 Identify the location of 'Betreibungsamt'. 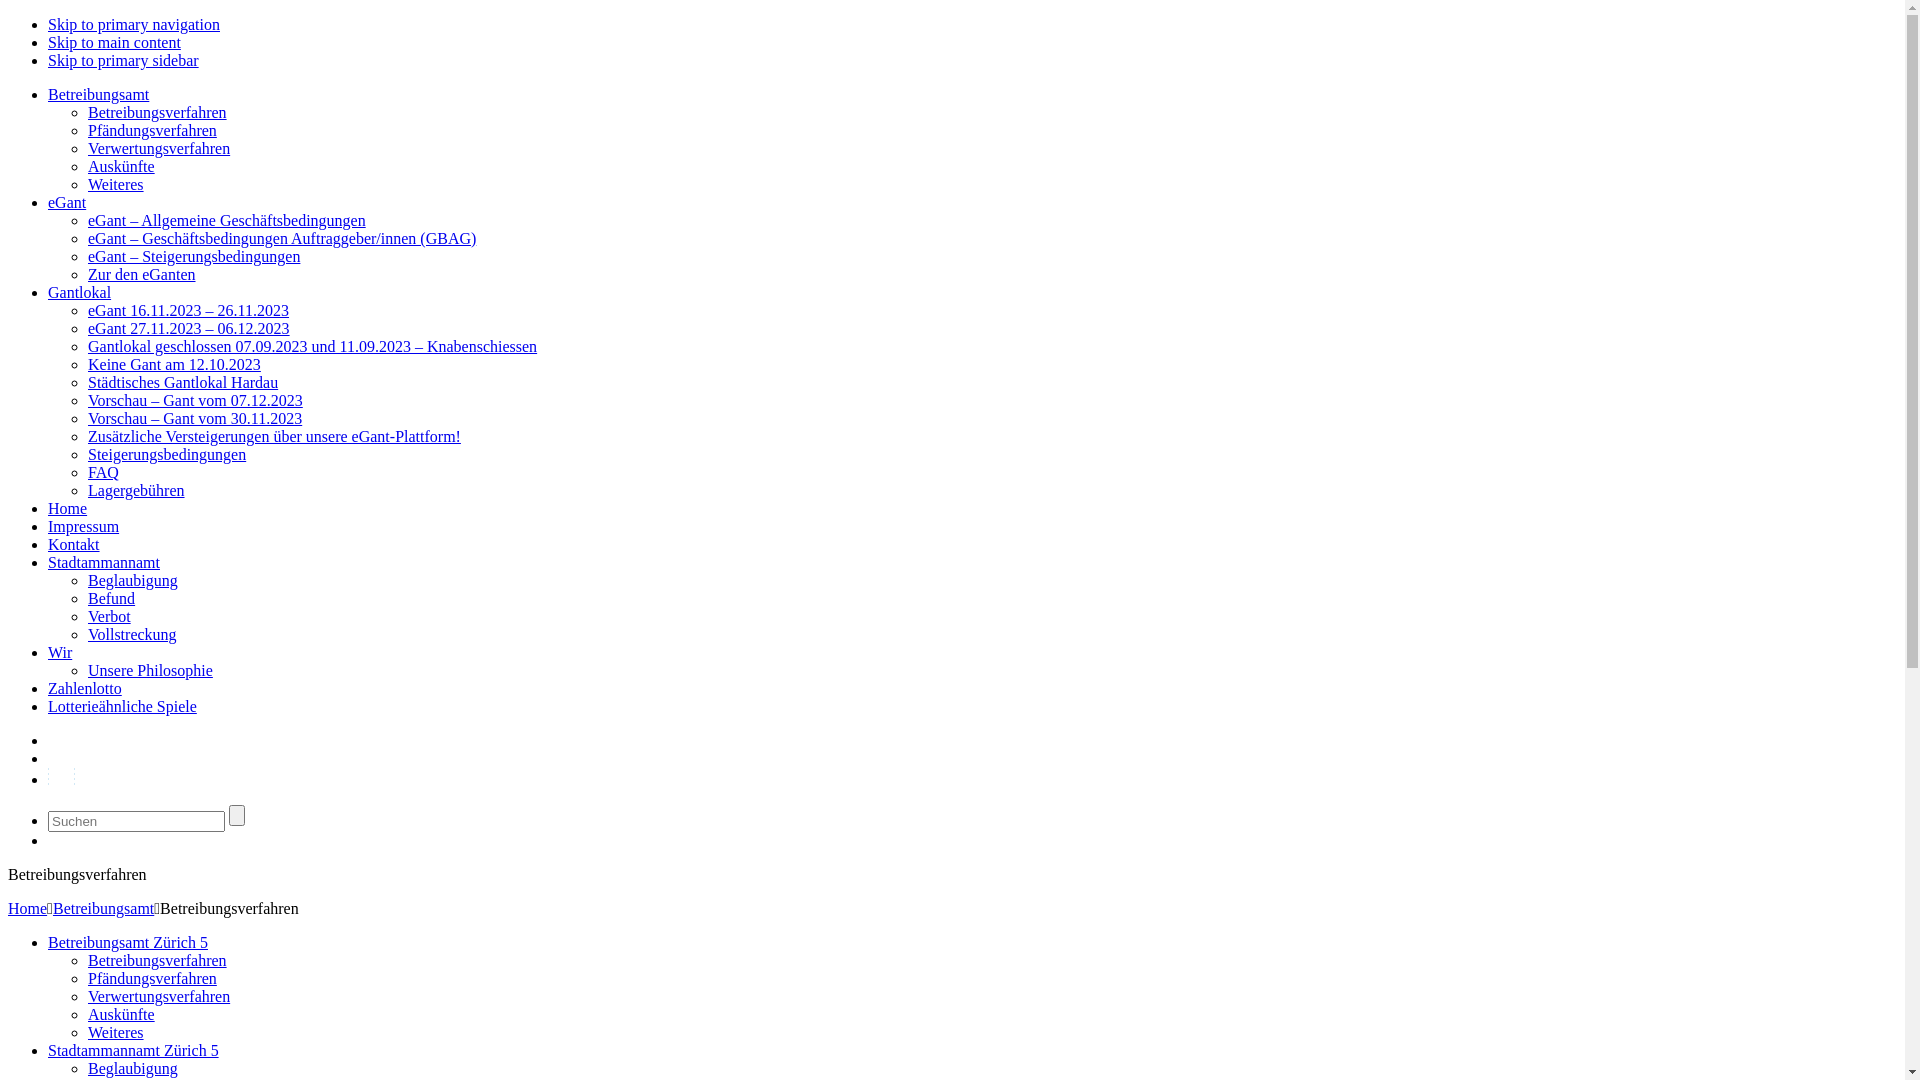
(48, 94).